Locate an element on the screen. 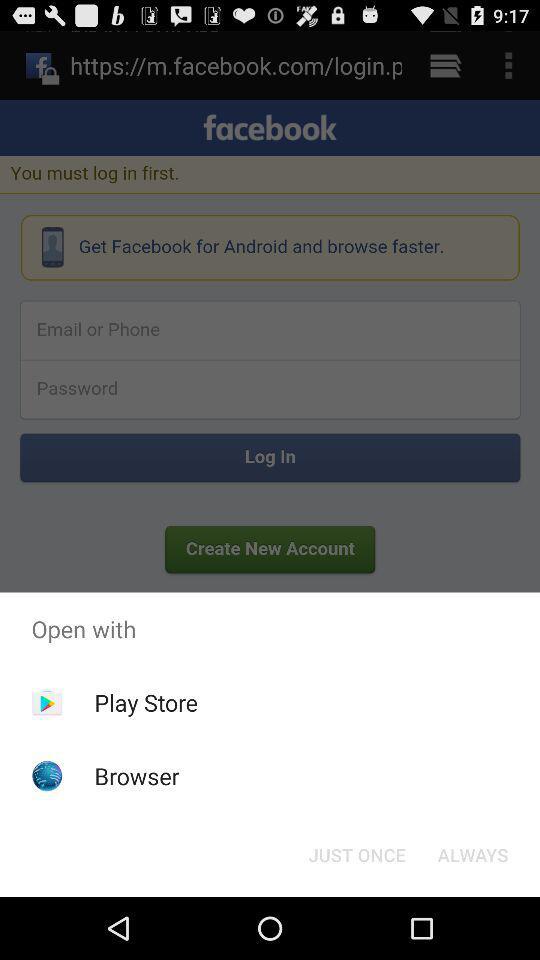 This screenshot has height=960, width=540. the button next to the just once button is located at coordinates (472, 853).